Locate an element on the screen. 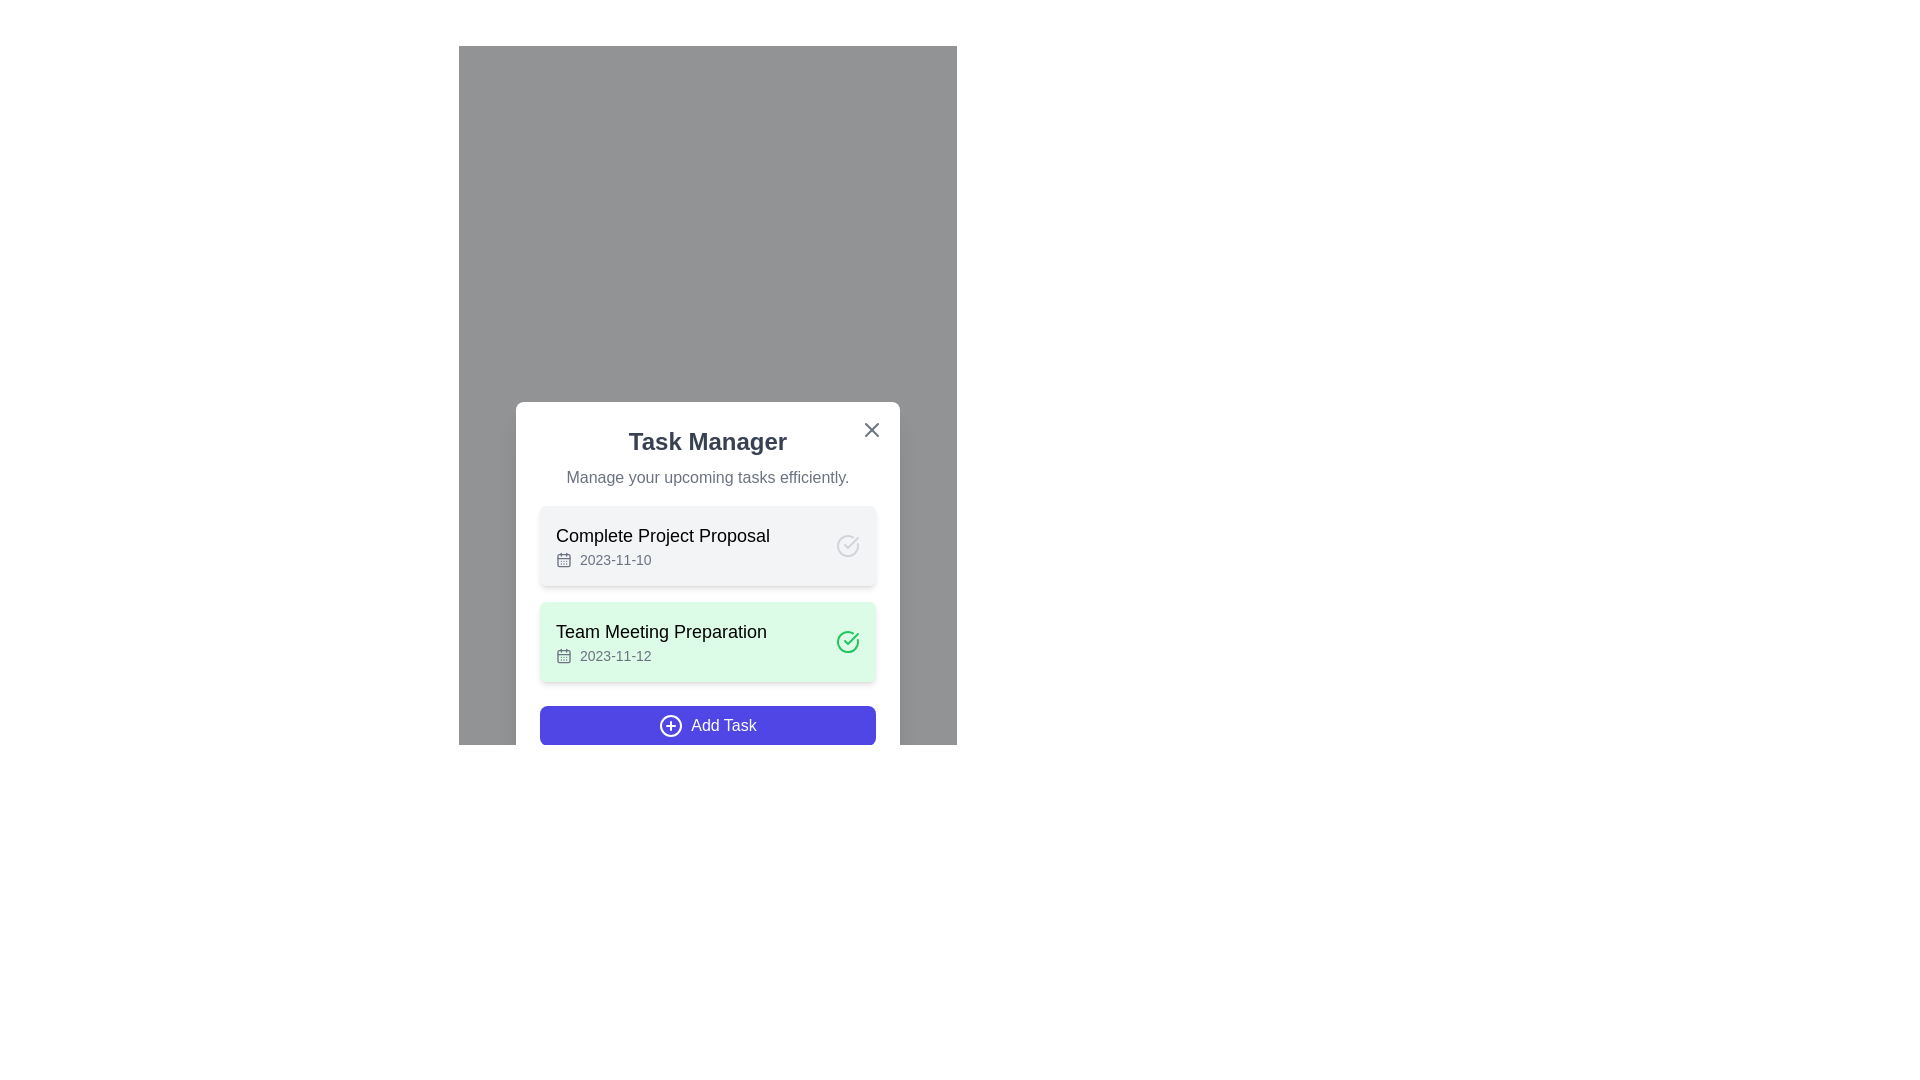 This screenshot has width=1920, height=1080. text label stating 'Manage your upcoming tasks efficiently.' which is located directly below the title 'Task Manager' in the panel interface is located at coordinates (708, 478).